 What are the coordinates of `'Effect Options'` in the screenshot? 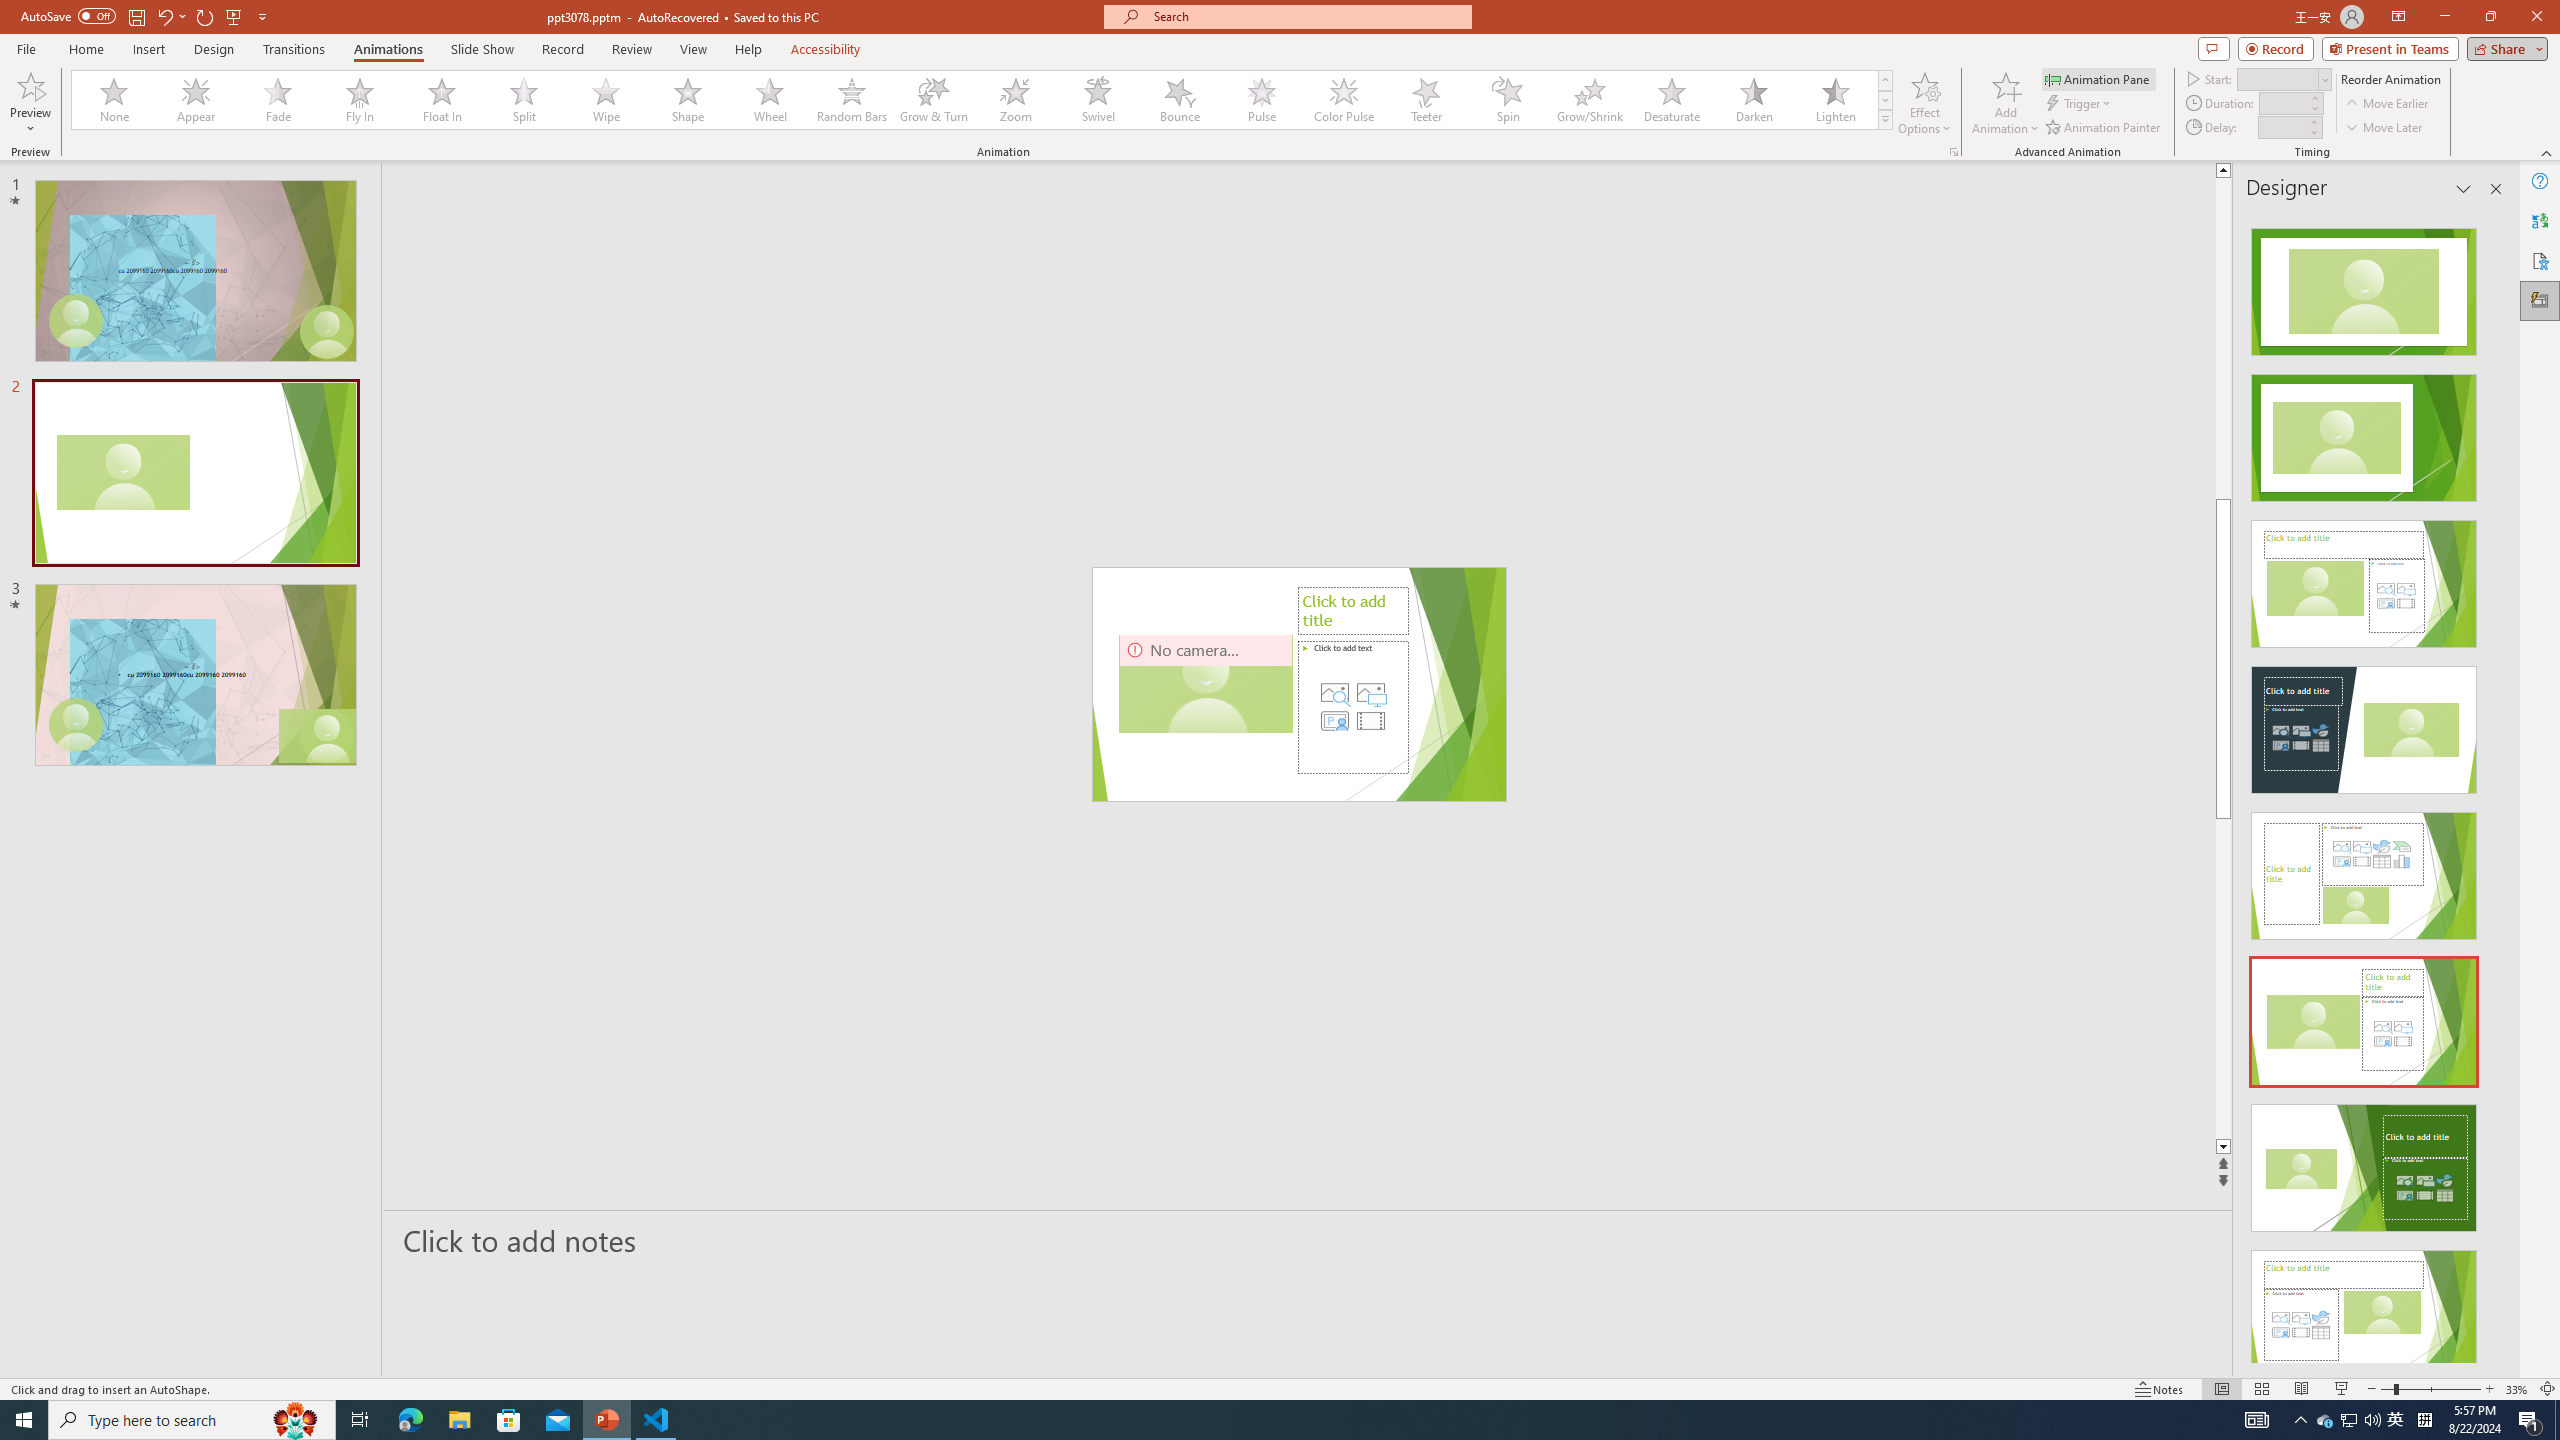 It's located at (1924, 103).